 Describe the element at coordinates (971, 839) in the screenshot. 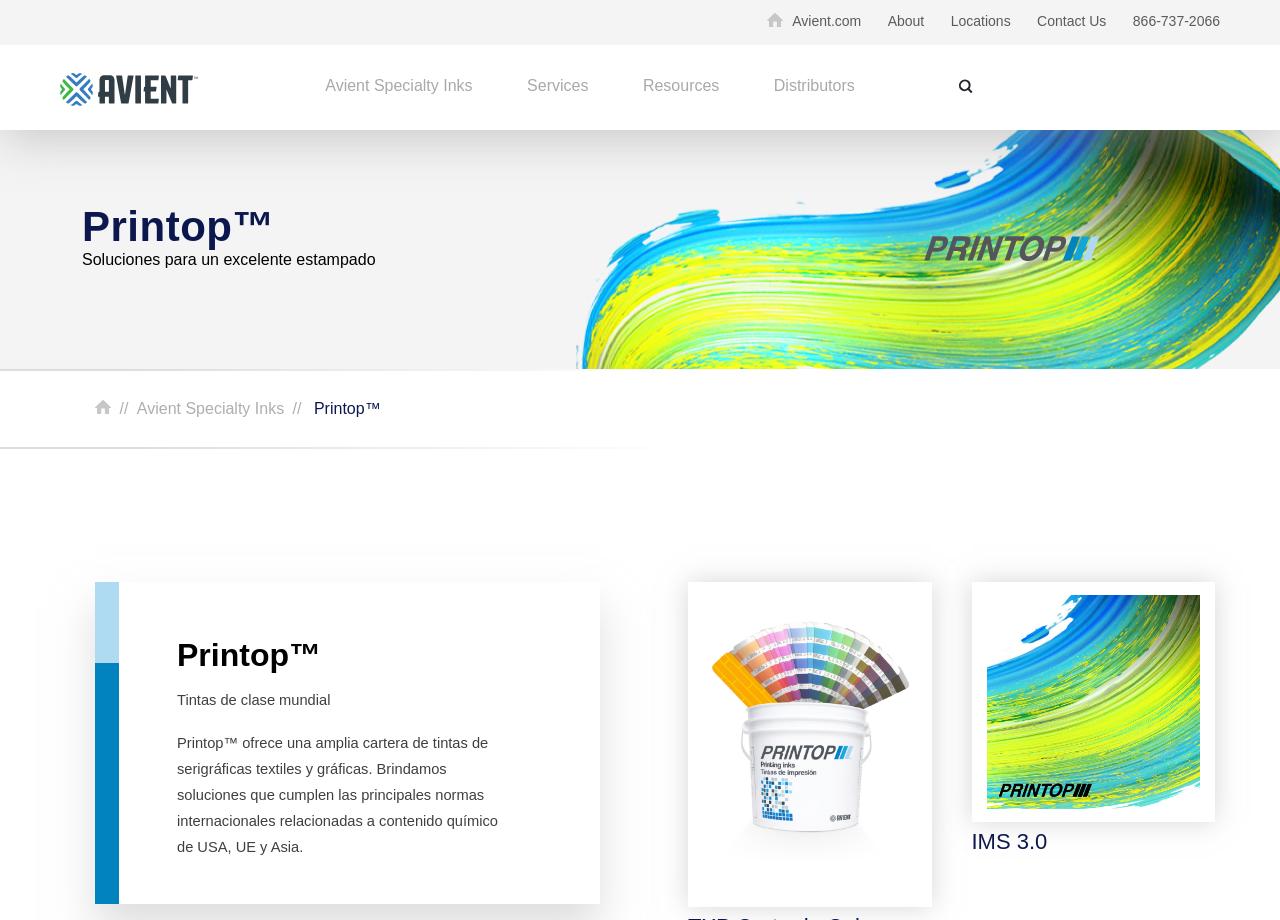

I see `'IMS 3.0'` at that location.